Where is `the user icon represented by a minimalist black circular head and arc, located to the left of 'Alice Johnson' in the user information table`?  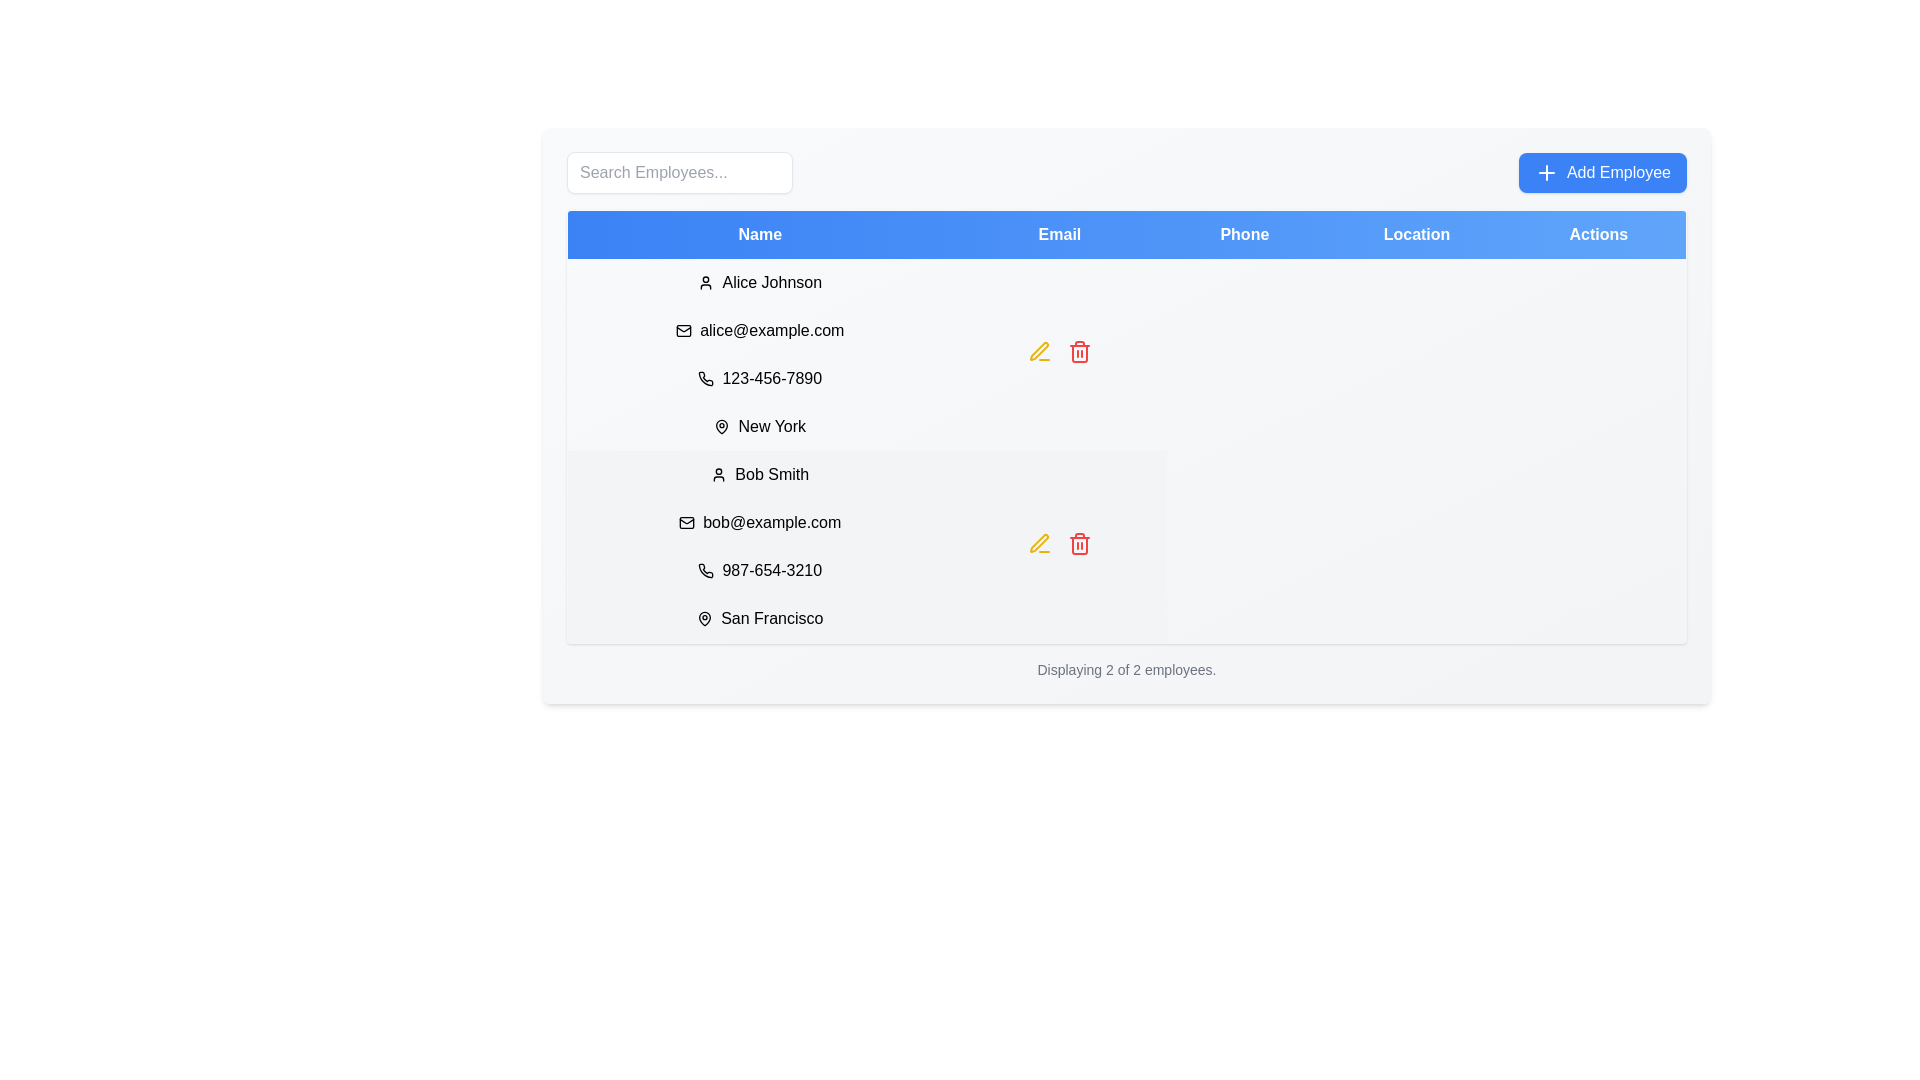
the user icon represented by a minimalist black circular head and arc, located to the left of 'Alice Johnson' in the user information table is located at coordinates (706, 282).